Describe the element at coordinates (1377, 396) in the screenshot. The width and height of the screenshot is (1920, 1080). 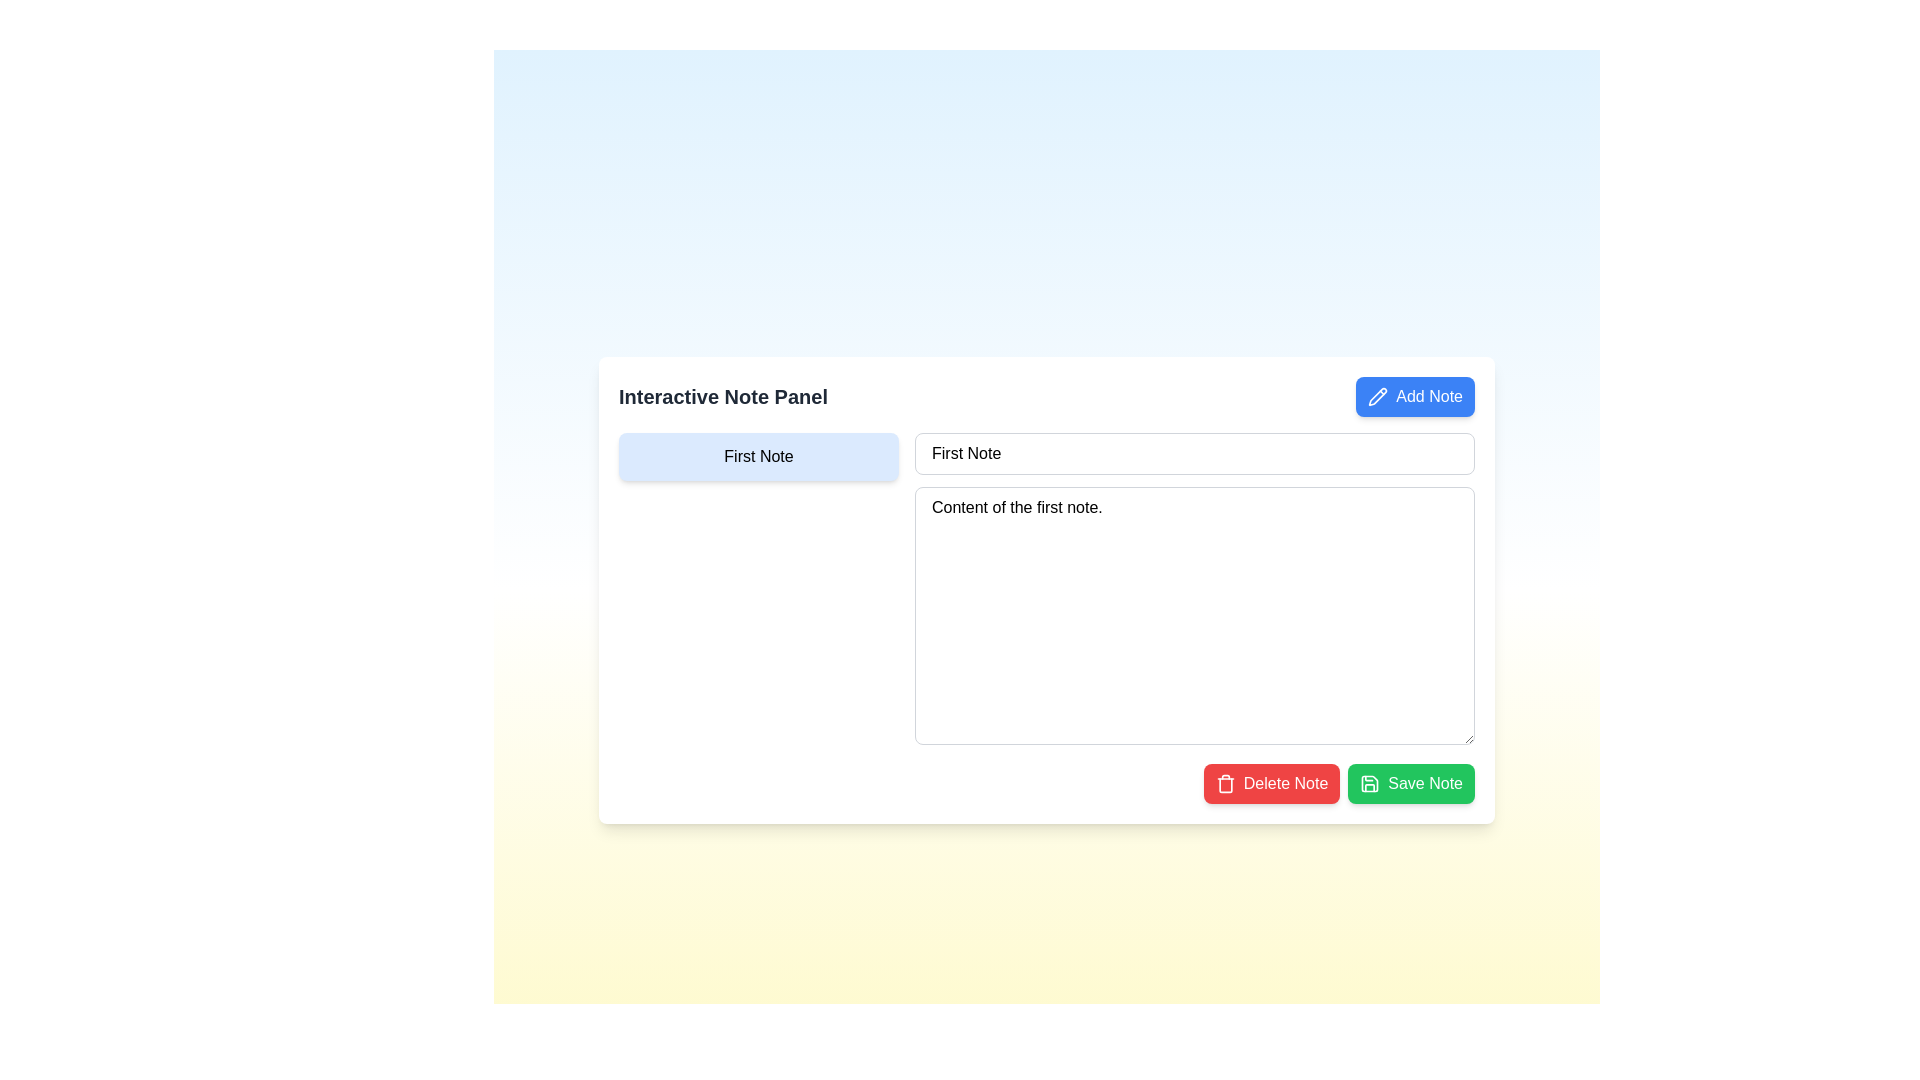
I see `the pencil icon with a blue background located within the 'Add Note' button in the top-right corner of the note panel interface` at that location.